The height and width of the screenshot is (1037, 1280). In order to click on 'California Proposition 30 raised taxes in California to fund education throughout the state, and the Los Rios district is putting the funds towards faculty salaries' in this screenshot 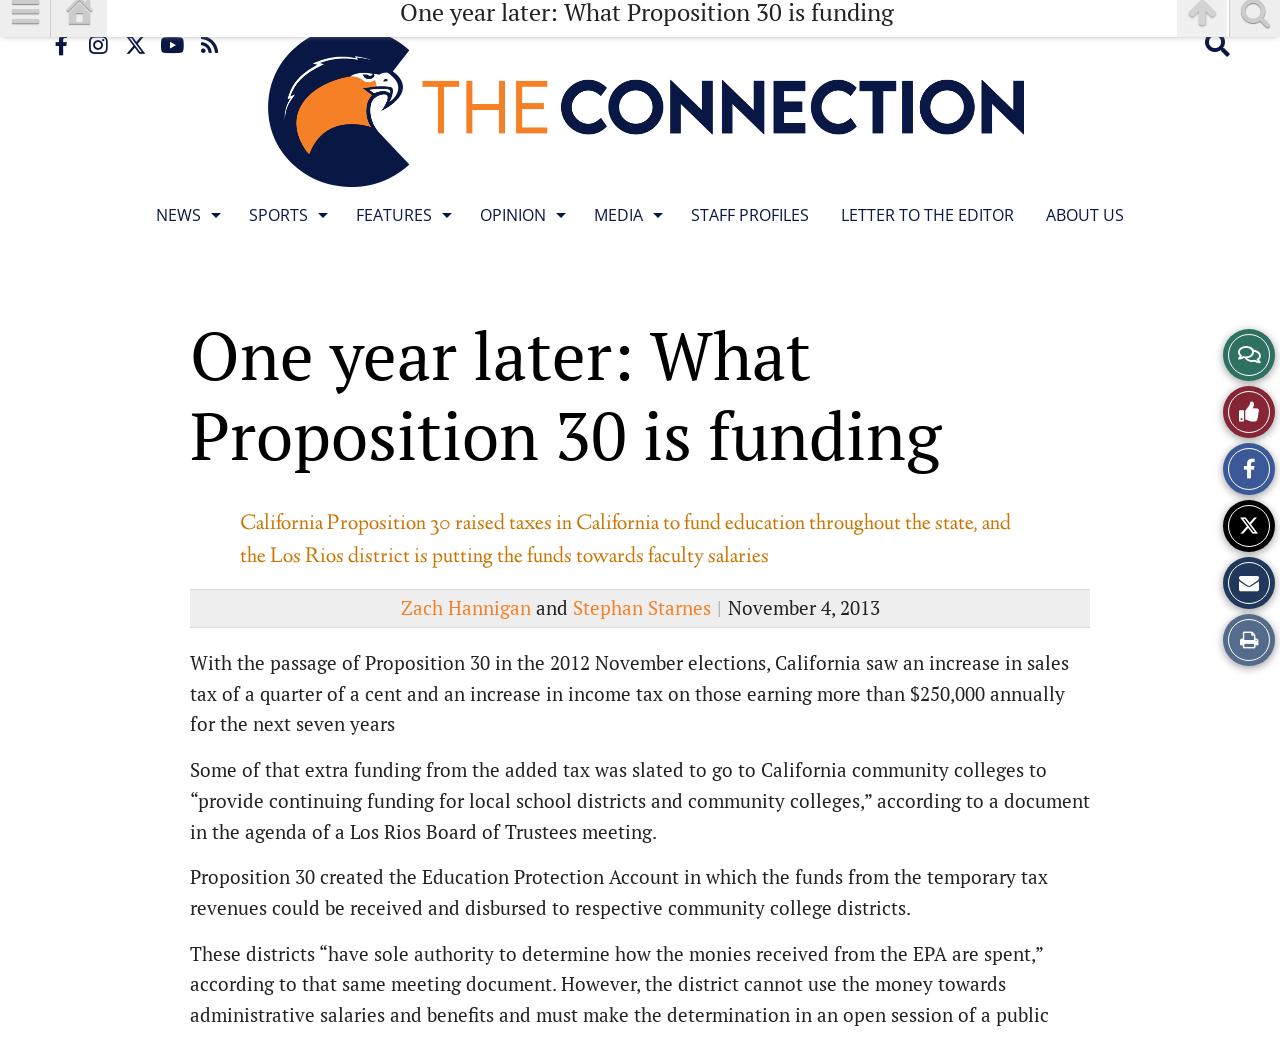, I will do `click(624, 540)`.